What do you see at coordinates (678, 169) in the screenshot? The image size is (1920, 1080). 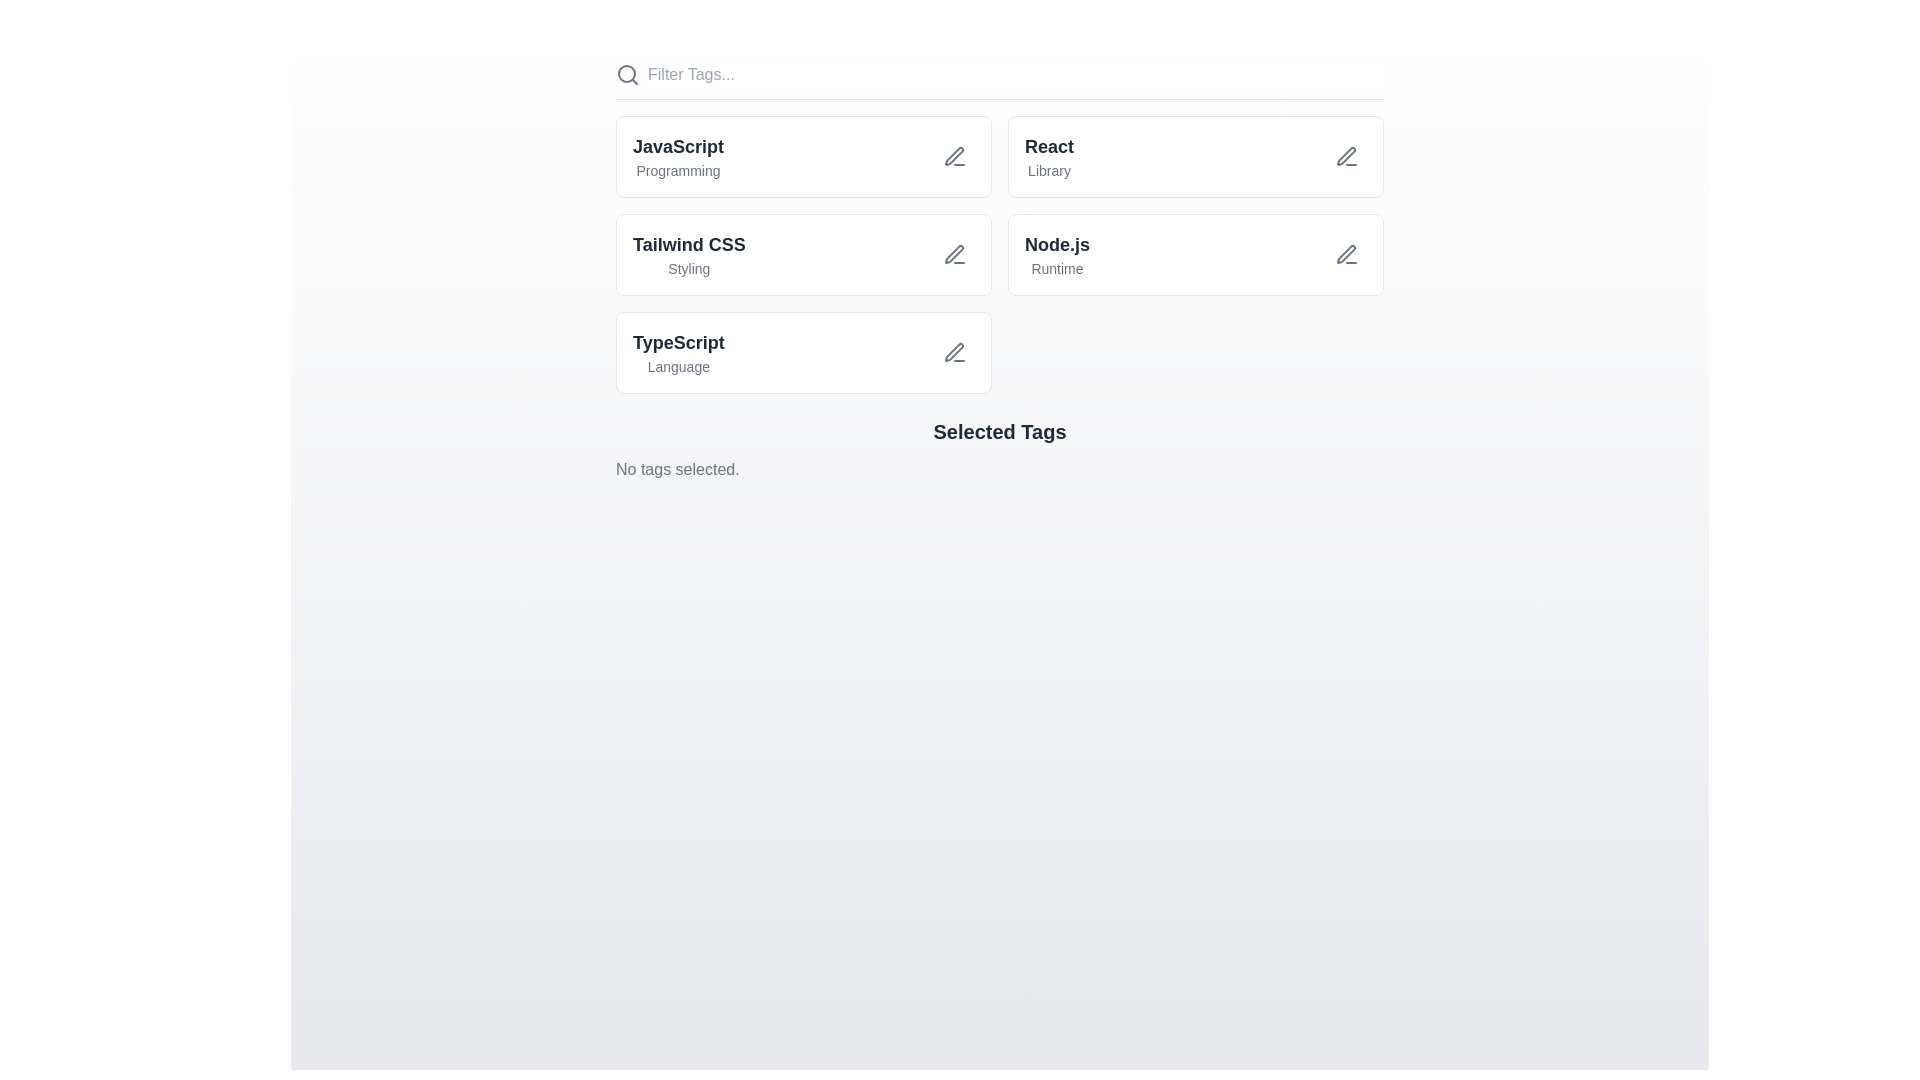 I see `the Static text label that classifies 'JavaScript' as related to 'Programming', located beneath the primary 'JavaScript' label` at bounding box center [678, 169].